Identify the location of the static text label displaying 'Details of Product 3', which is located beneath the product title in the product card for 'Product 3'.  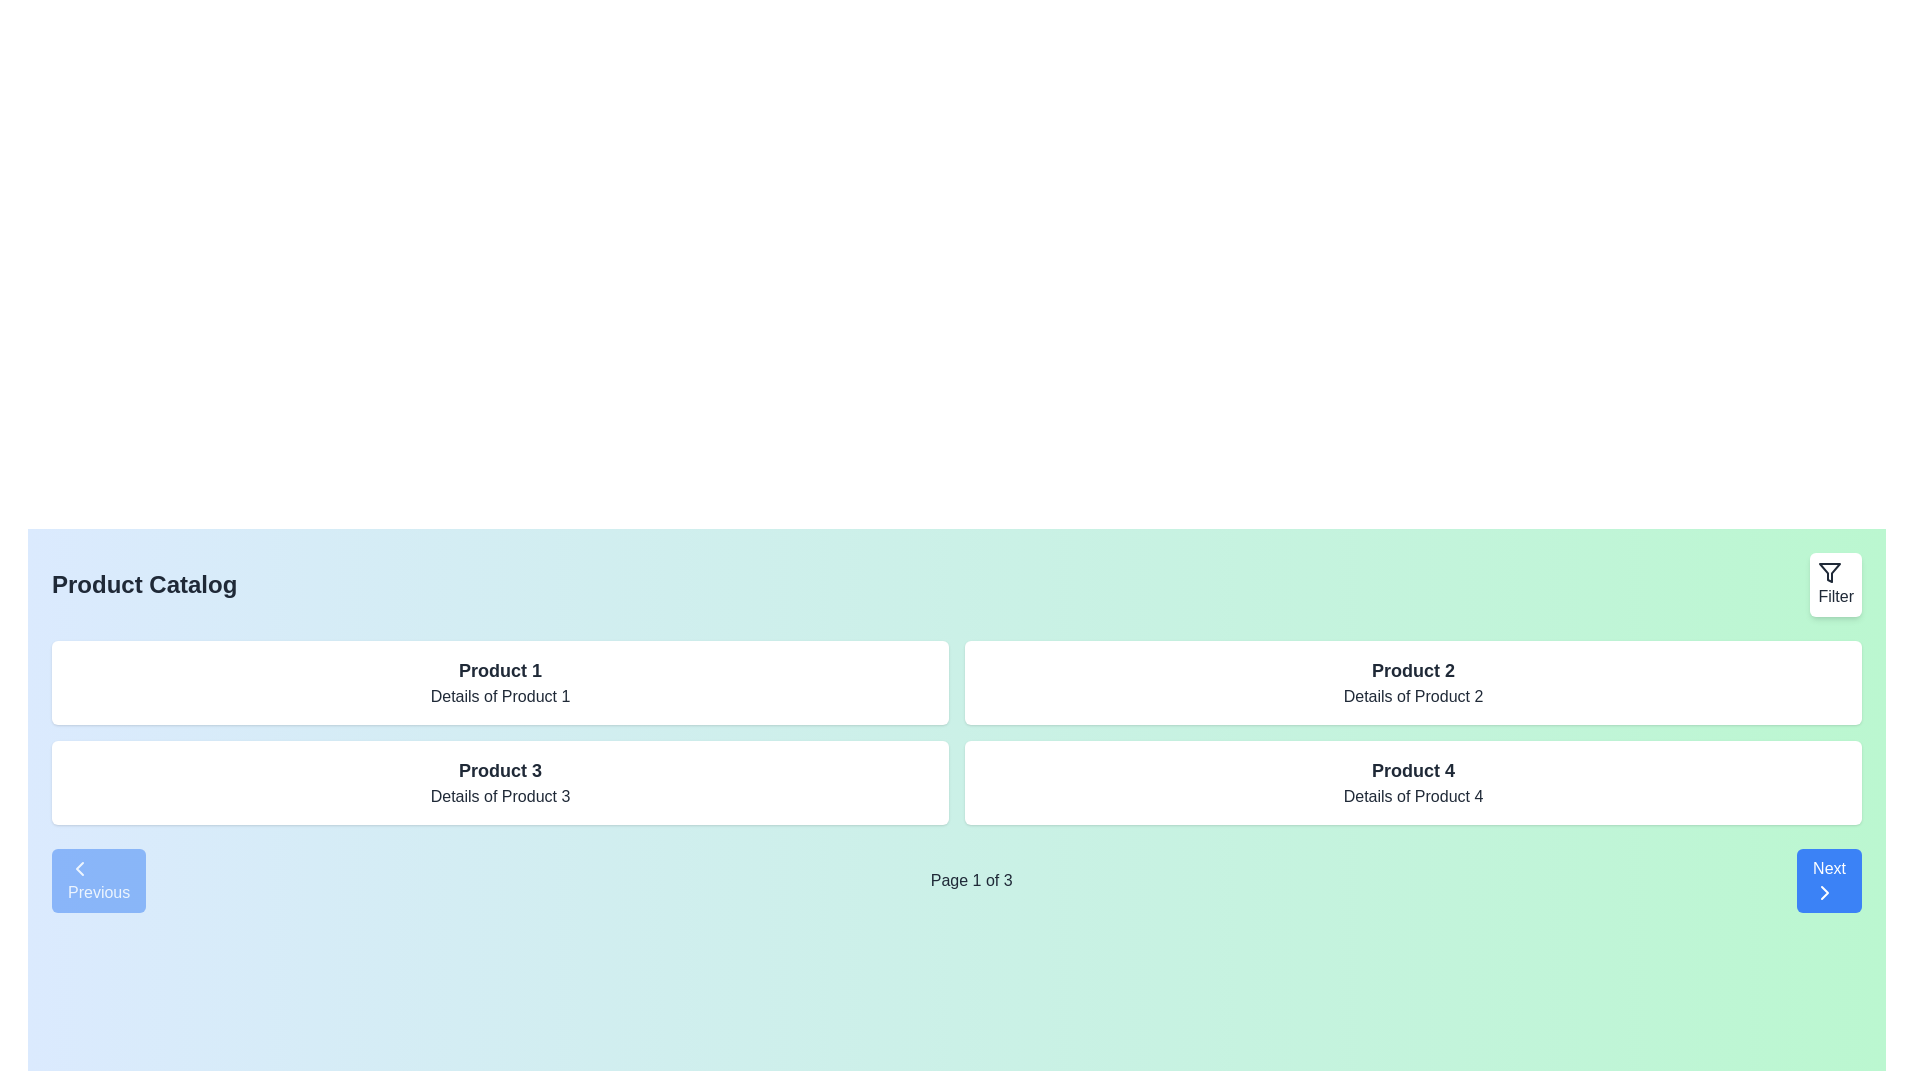
(500, 796).